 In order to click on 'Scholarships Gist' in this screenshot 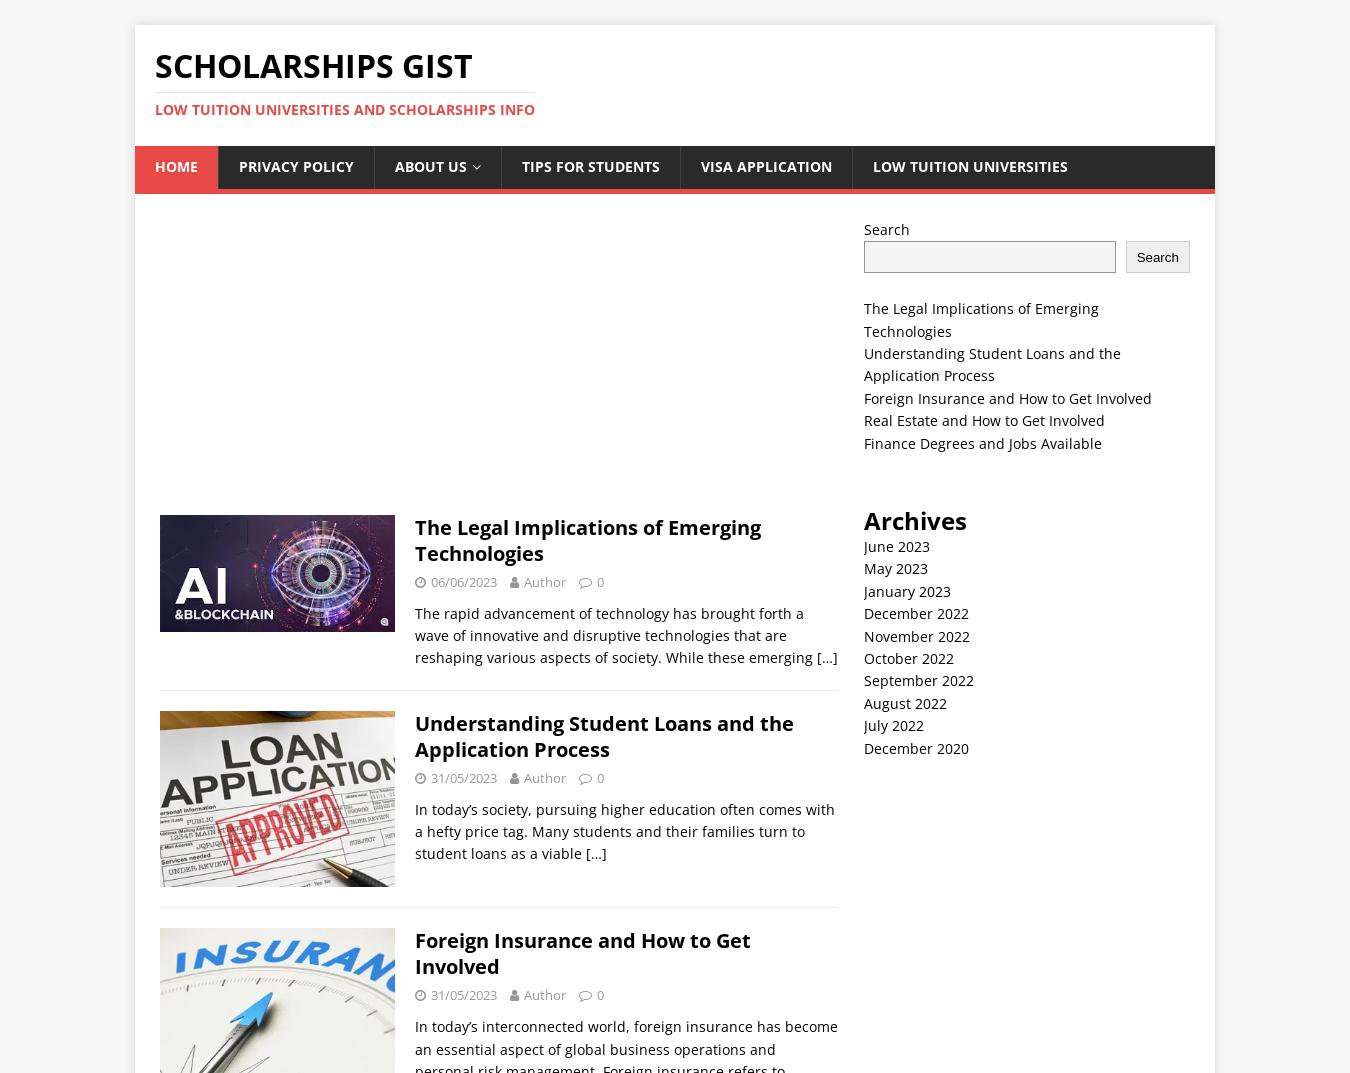, I will do `click(313, 65)`.